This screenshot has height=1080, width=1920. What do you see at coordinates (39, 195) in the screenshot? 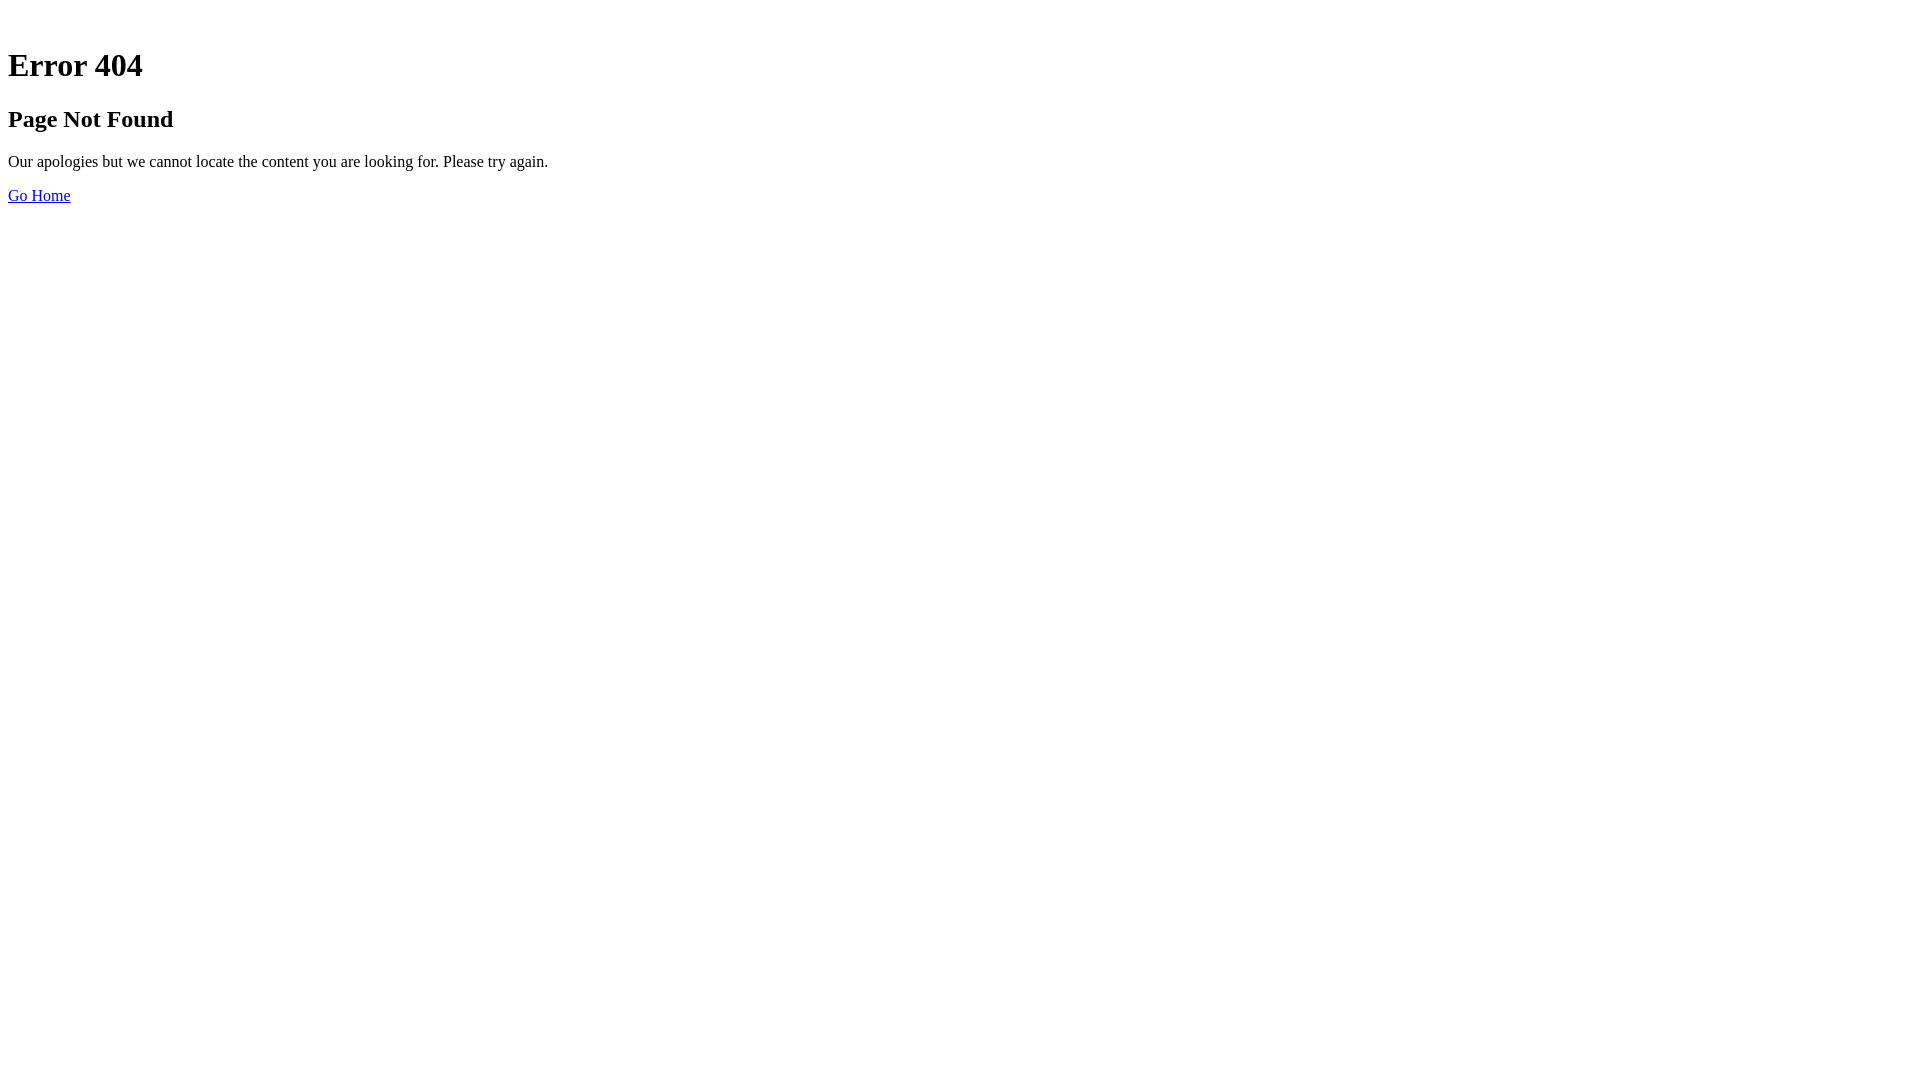
I see `'Go Home'` at bounding box center [39, 195].